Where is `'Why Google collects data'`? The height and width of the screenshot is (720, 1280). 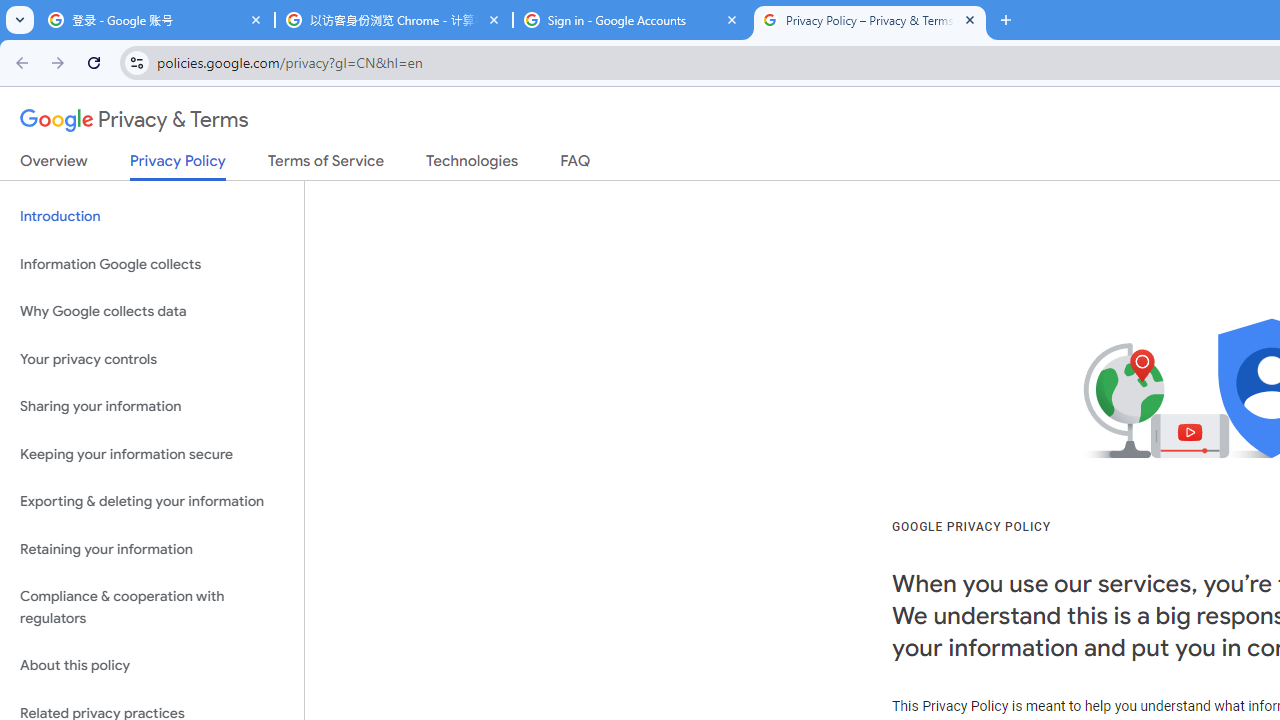
'Why Google collects data' is located at coordinates (151, 312).